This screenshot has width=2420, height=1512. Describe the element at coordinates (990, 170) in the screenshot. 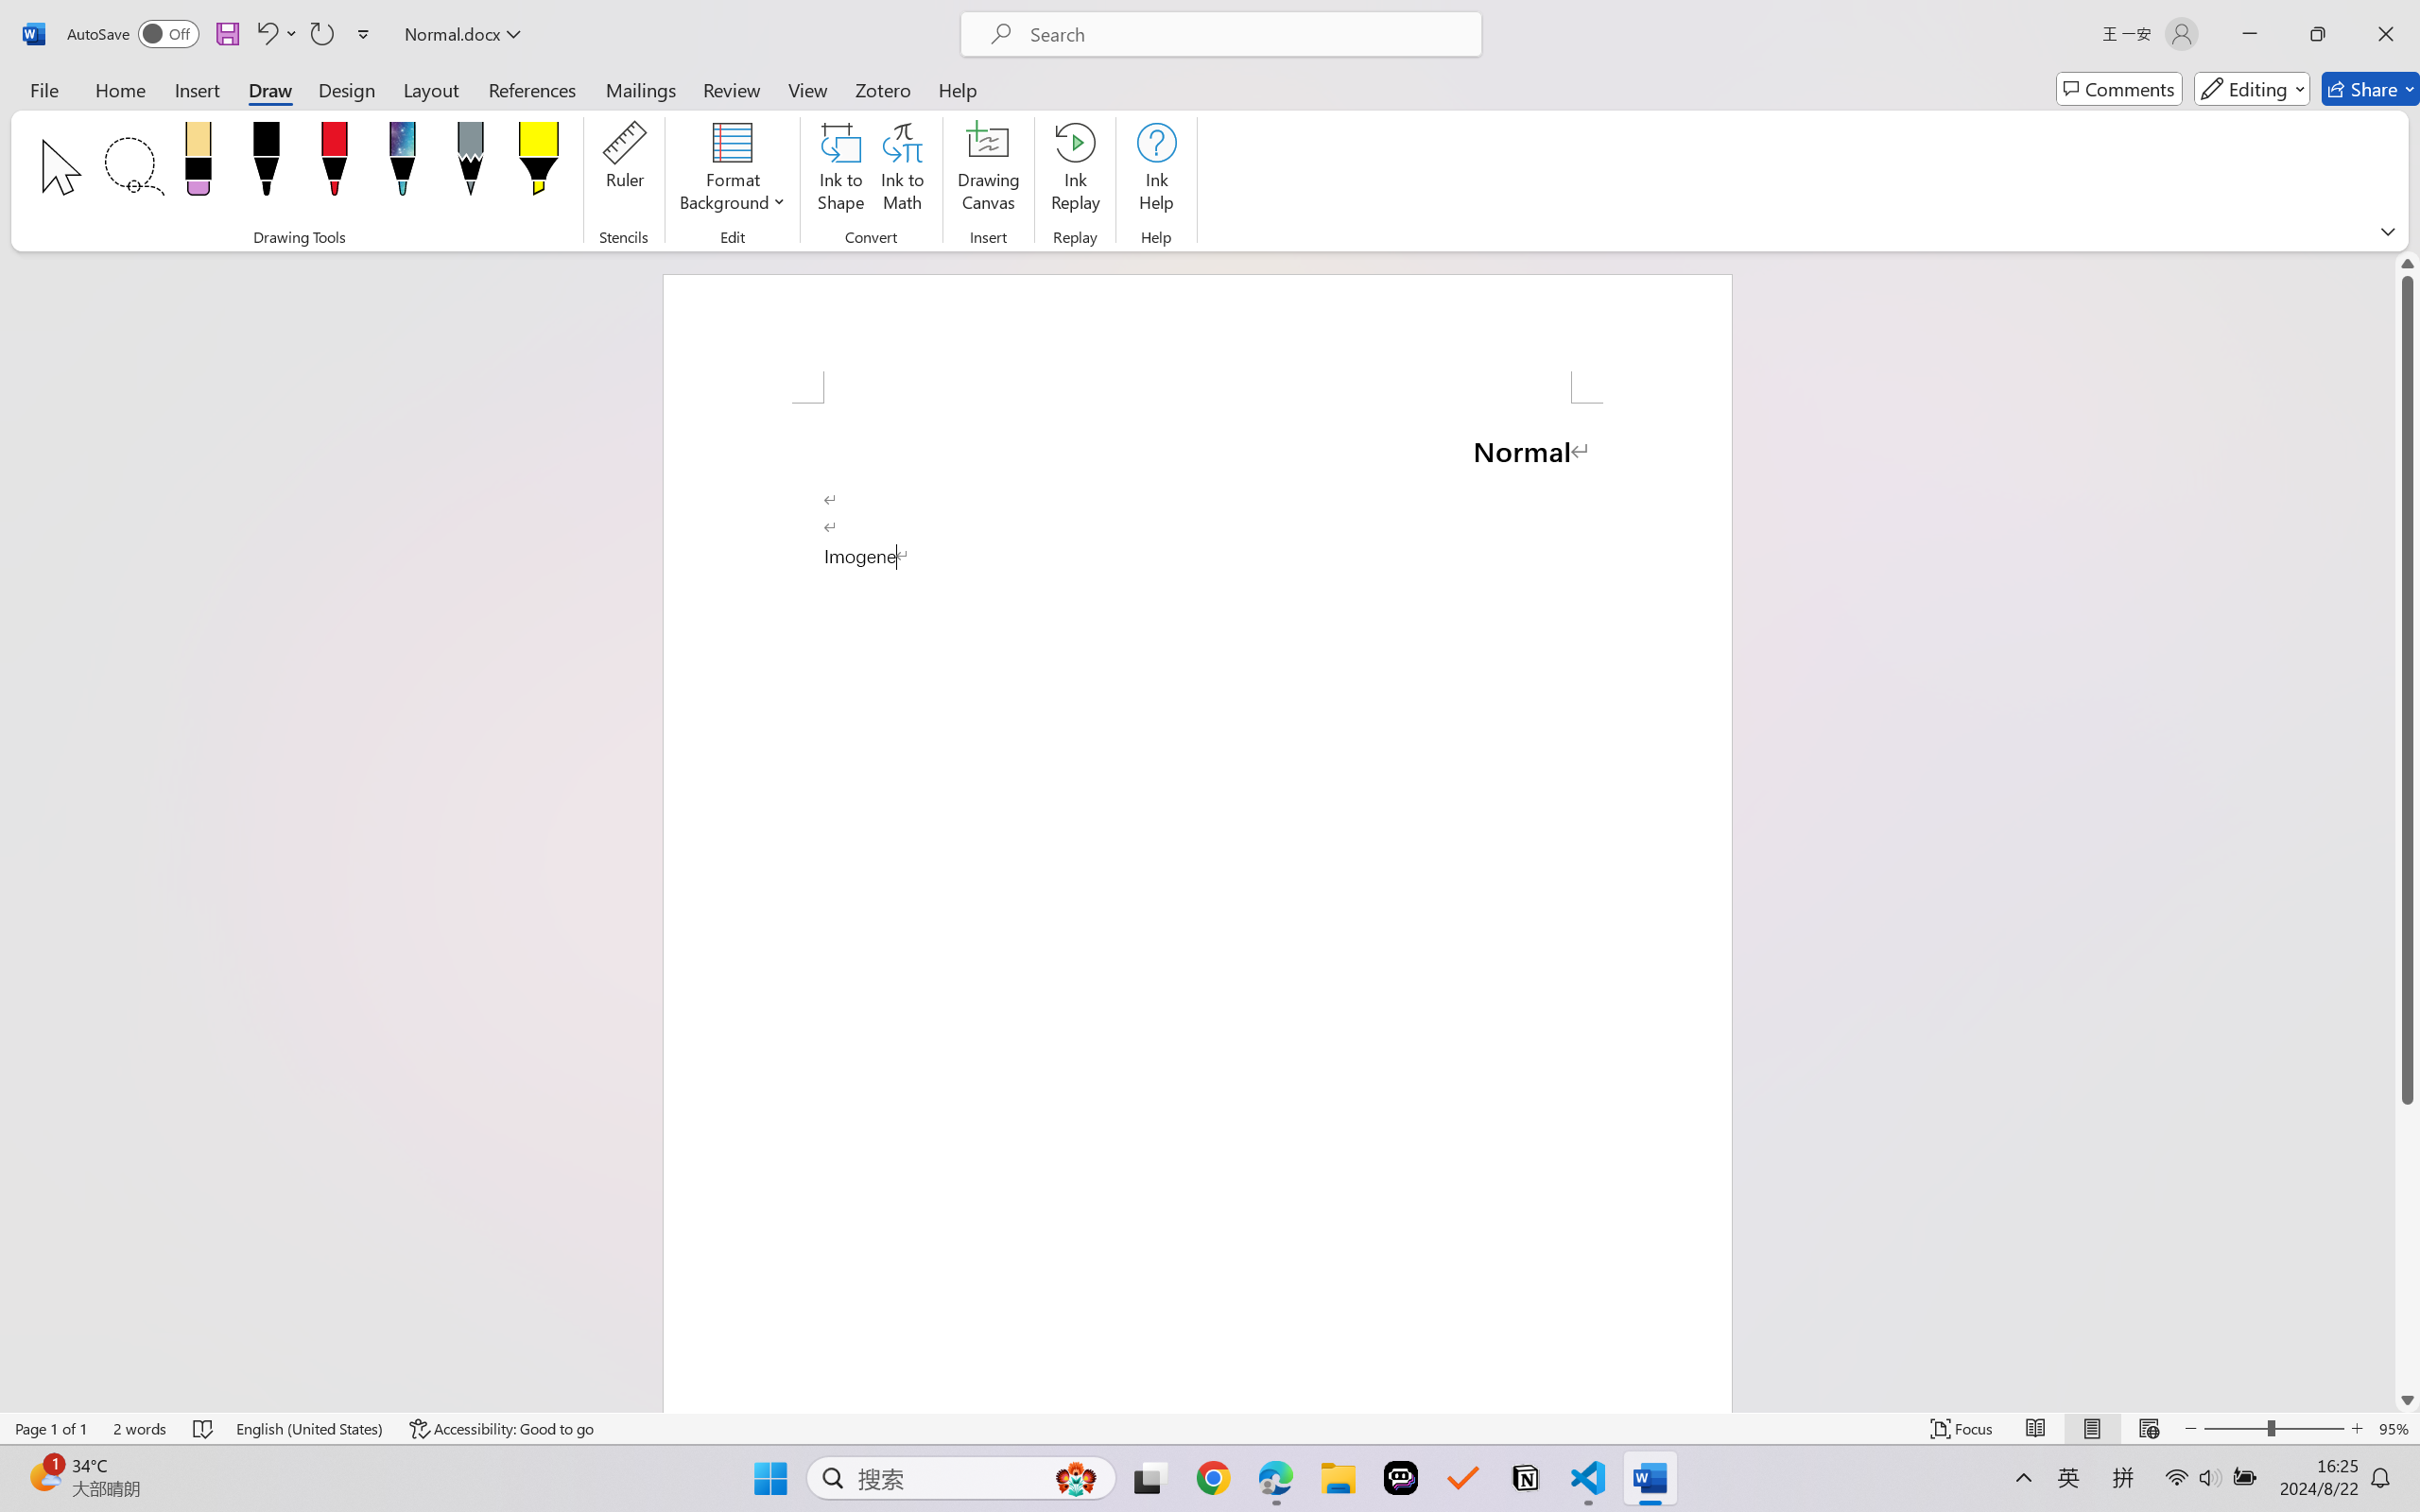

I see `'Drawing Canvas'` at that location.